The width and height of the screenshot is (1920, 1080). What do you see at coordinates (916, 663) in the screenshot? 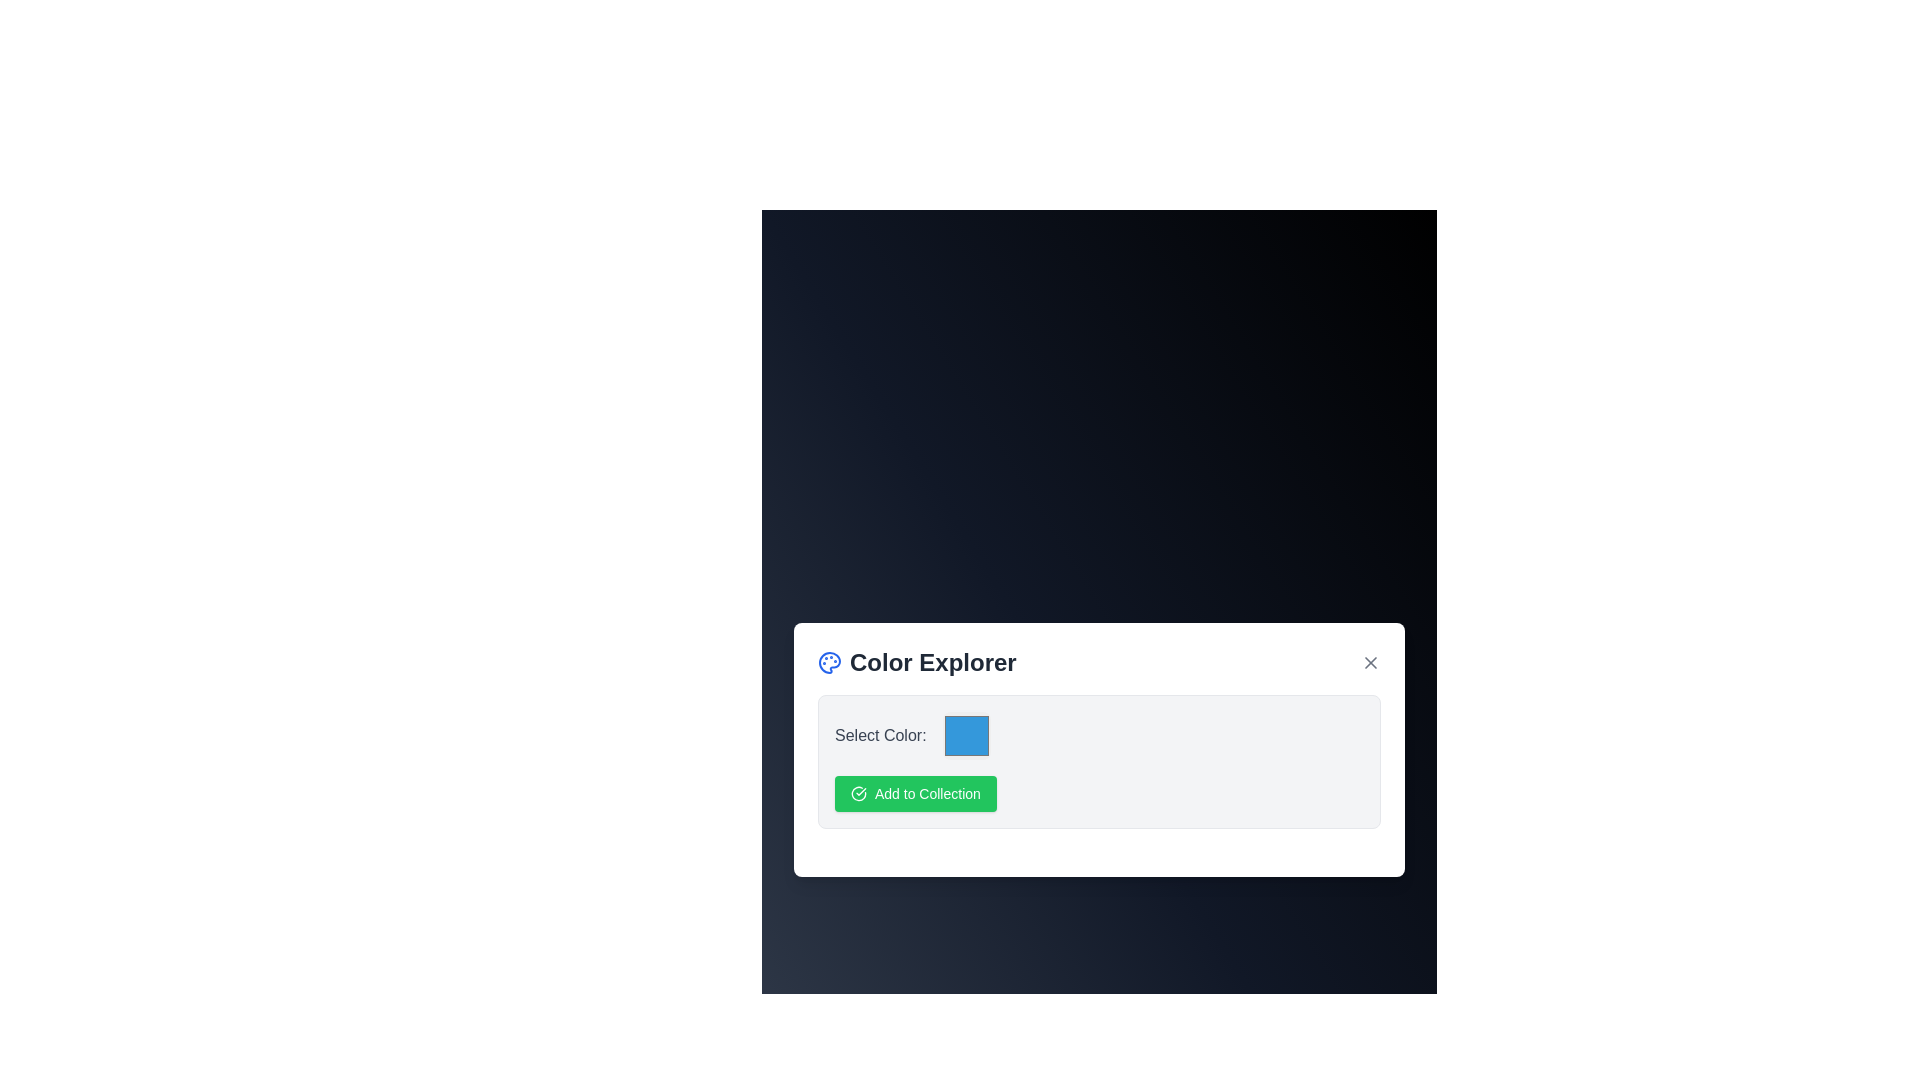
I see `the 'Color Explorer' text header element, which features bold text and a blue palette icon, located at the top center of the dialog box` at bounding box center [916, 663].